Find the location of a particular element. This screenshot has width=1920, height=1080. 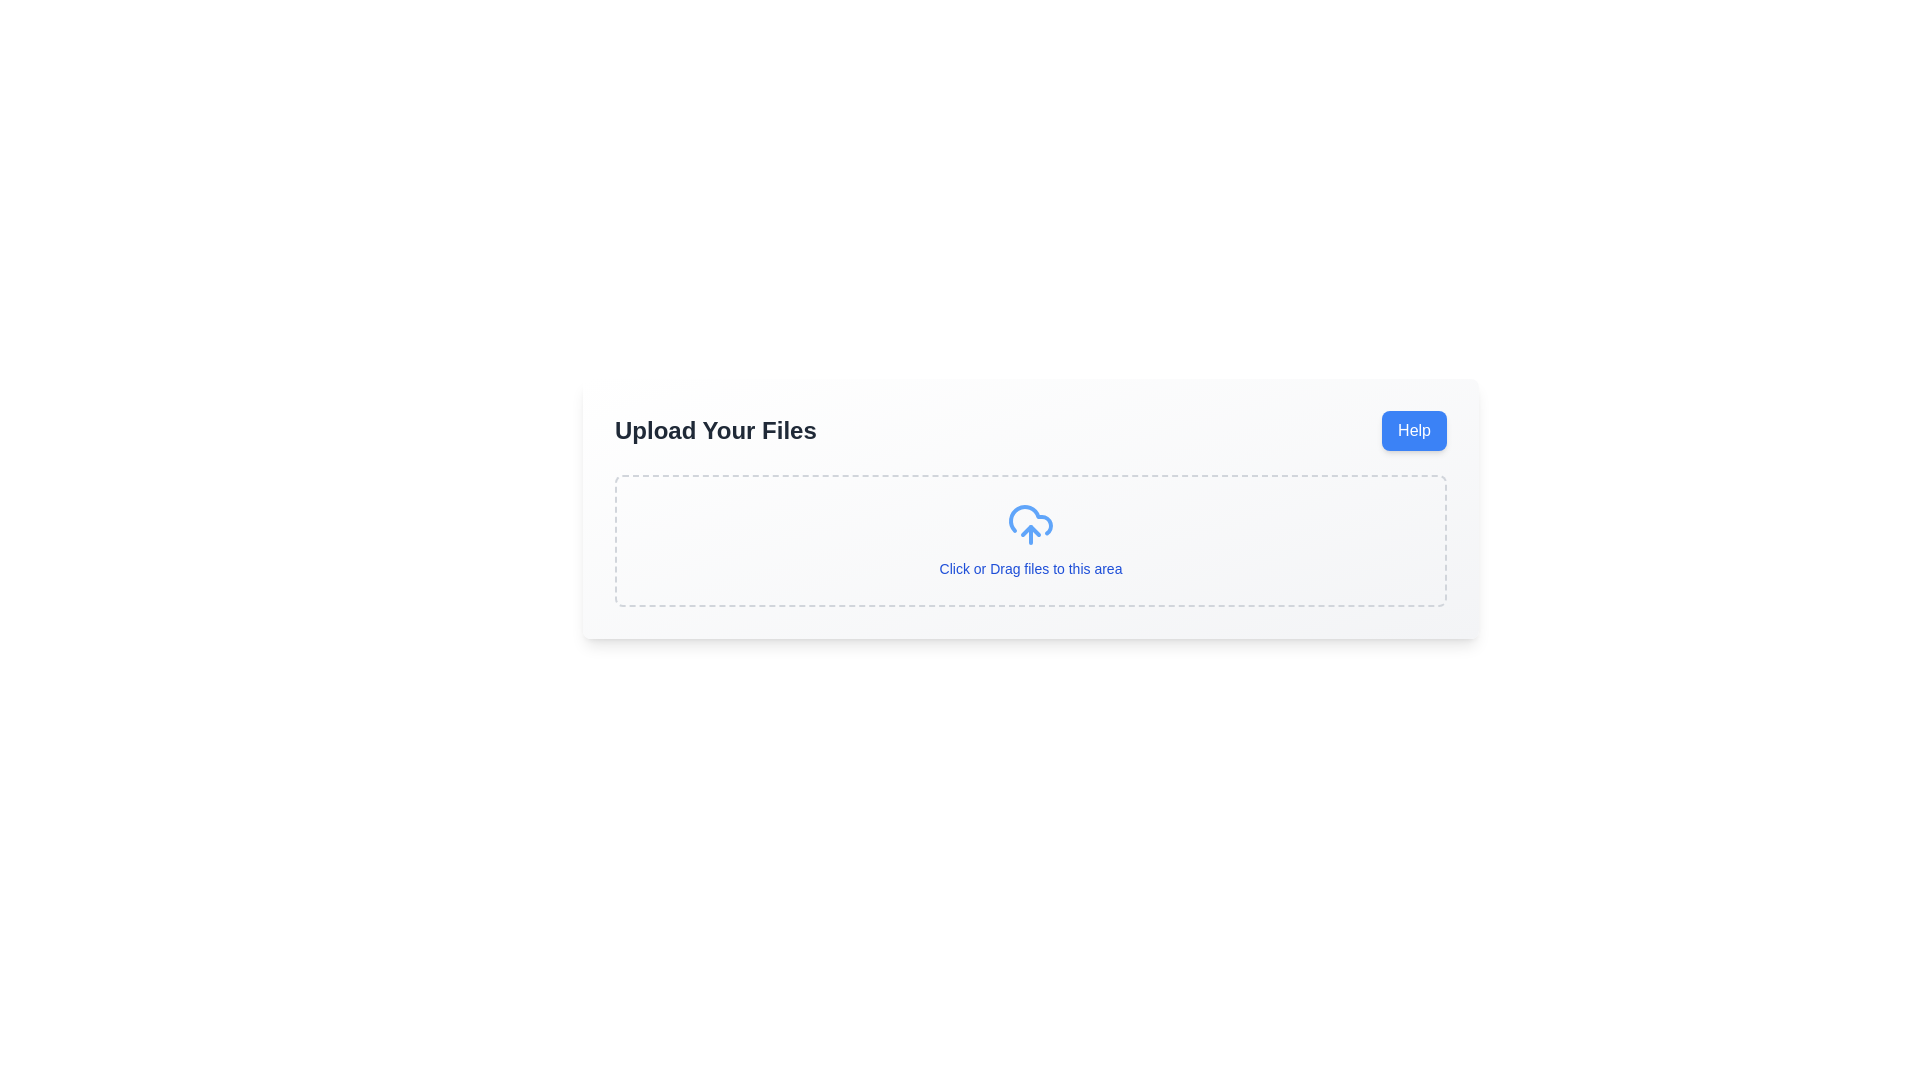

the curved blue line at the top half of the cloud icon which is part of a larger SVG graphic is located at coordinates (1031, 519).